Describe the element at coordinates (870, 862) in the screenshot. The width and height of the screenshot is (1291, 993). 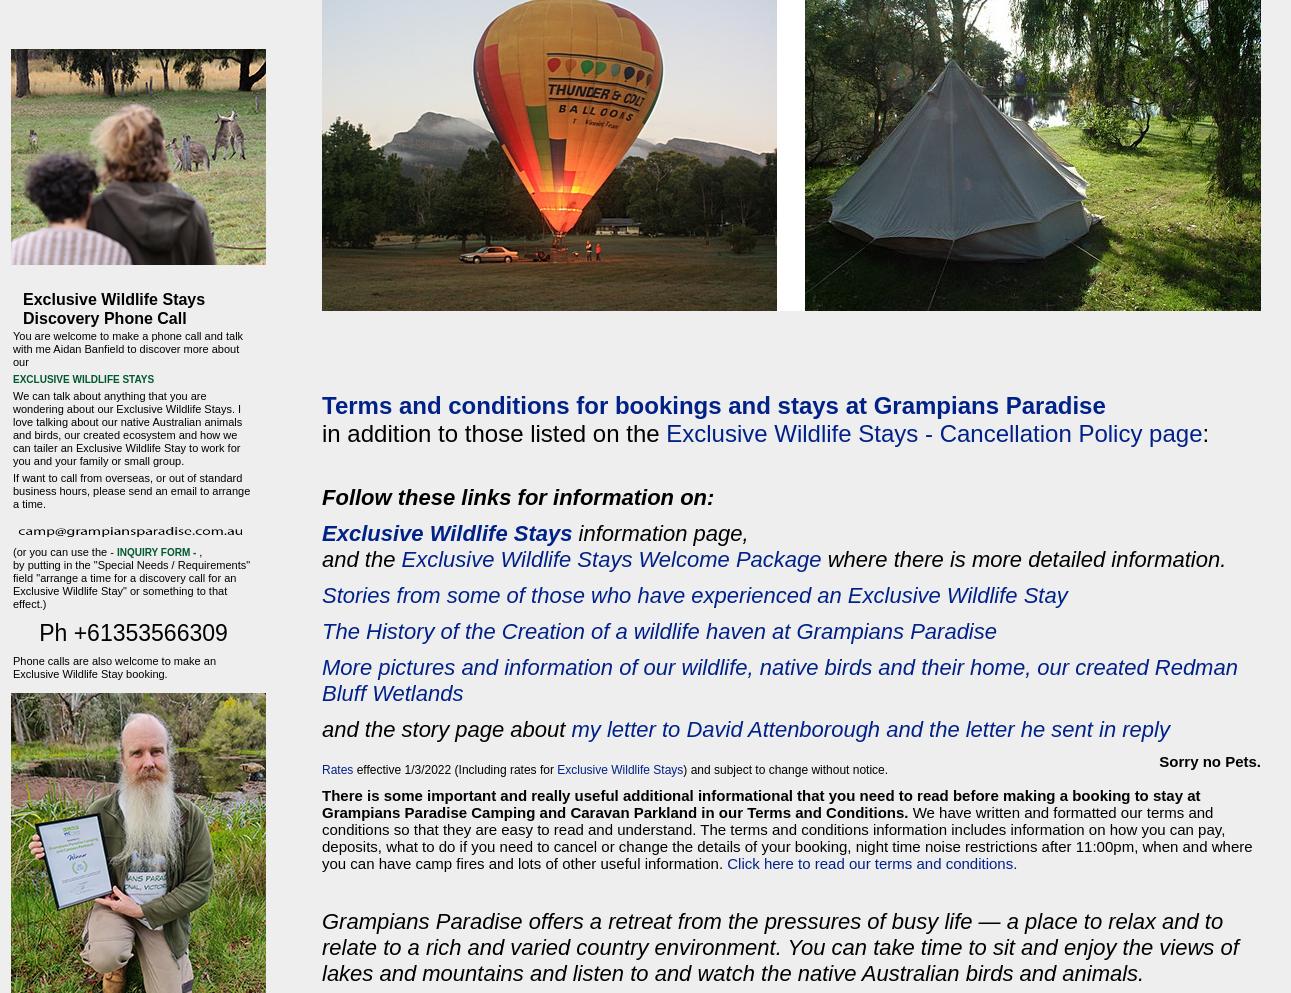
I see `'Click here to read our terms and conditions.'` at that location.